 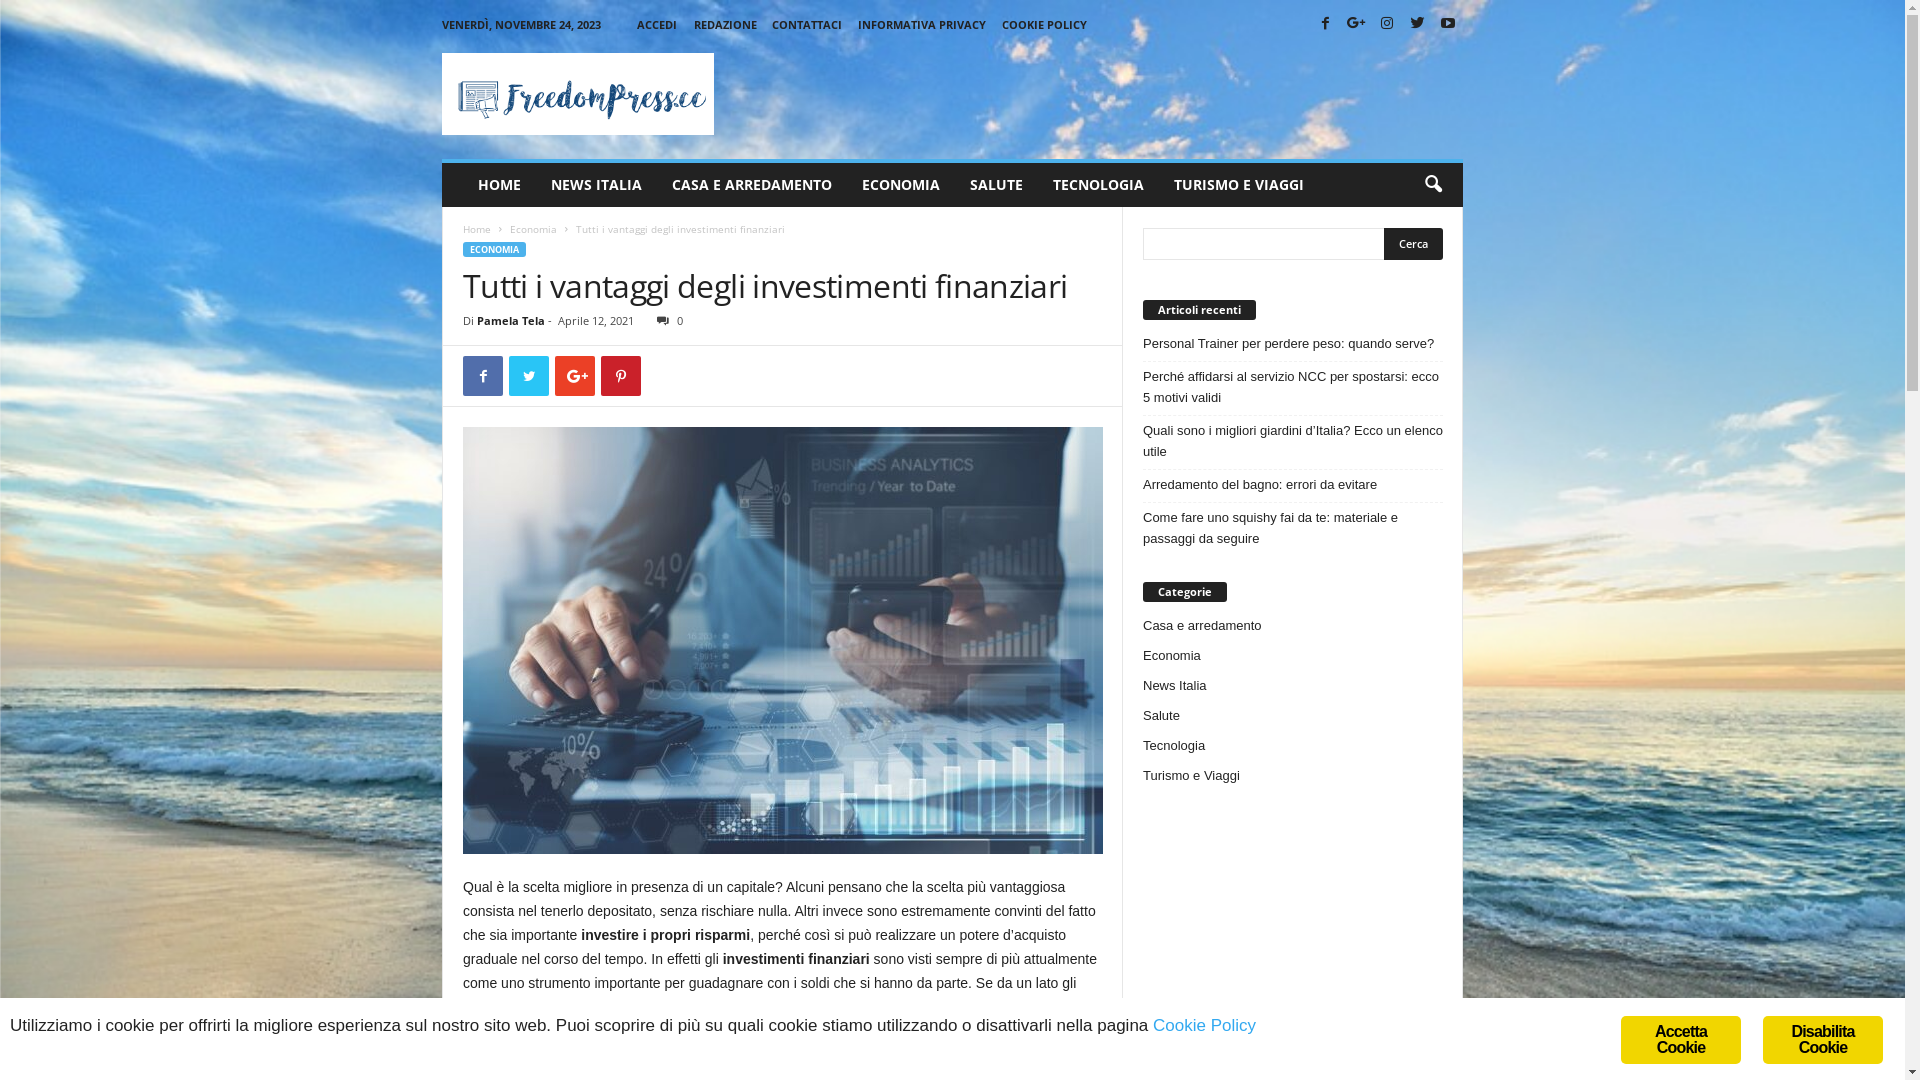 I want to click on '0', so click(x=666, y=319).